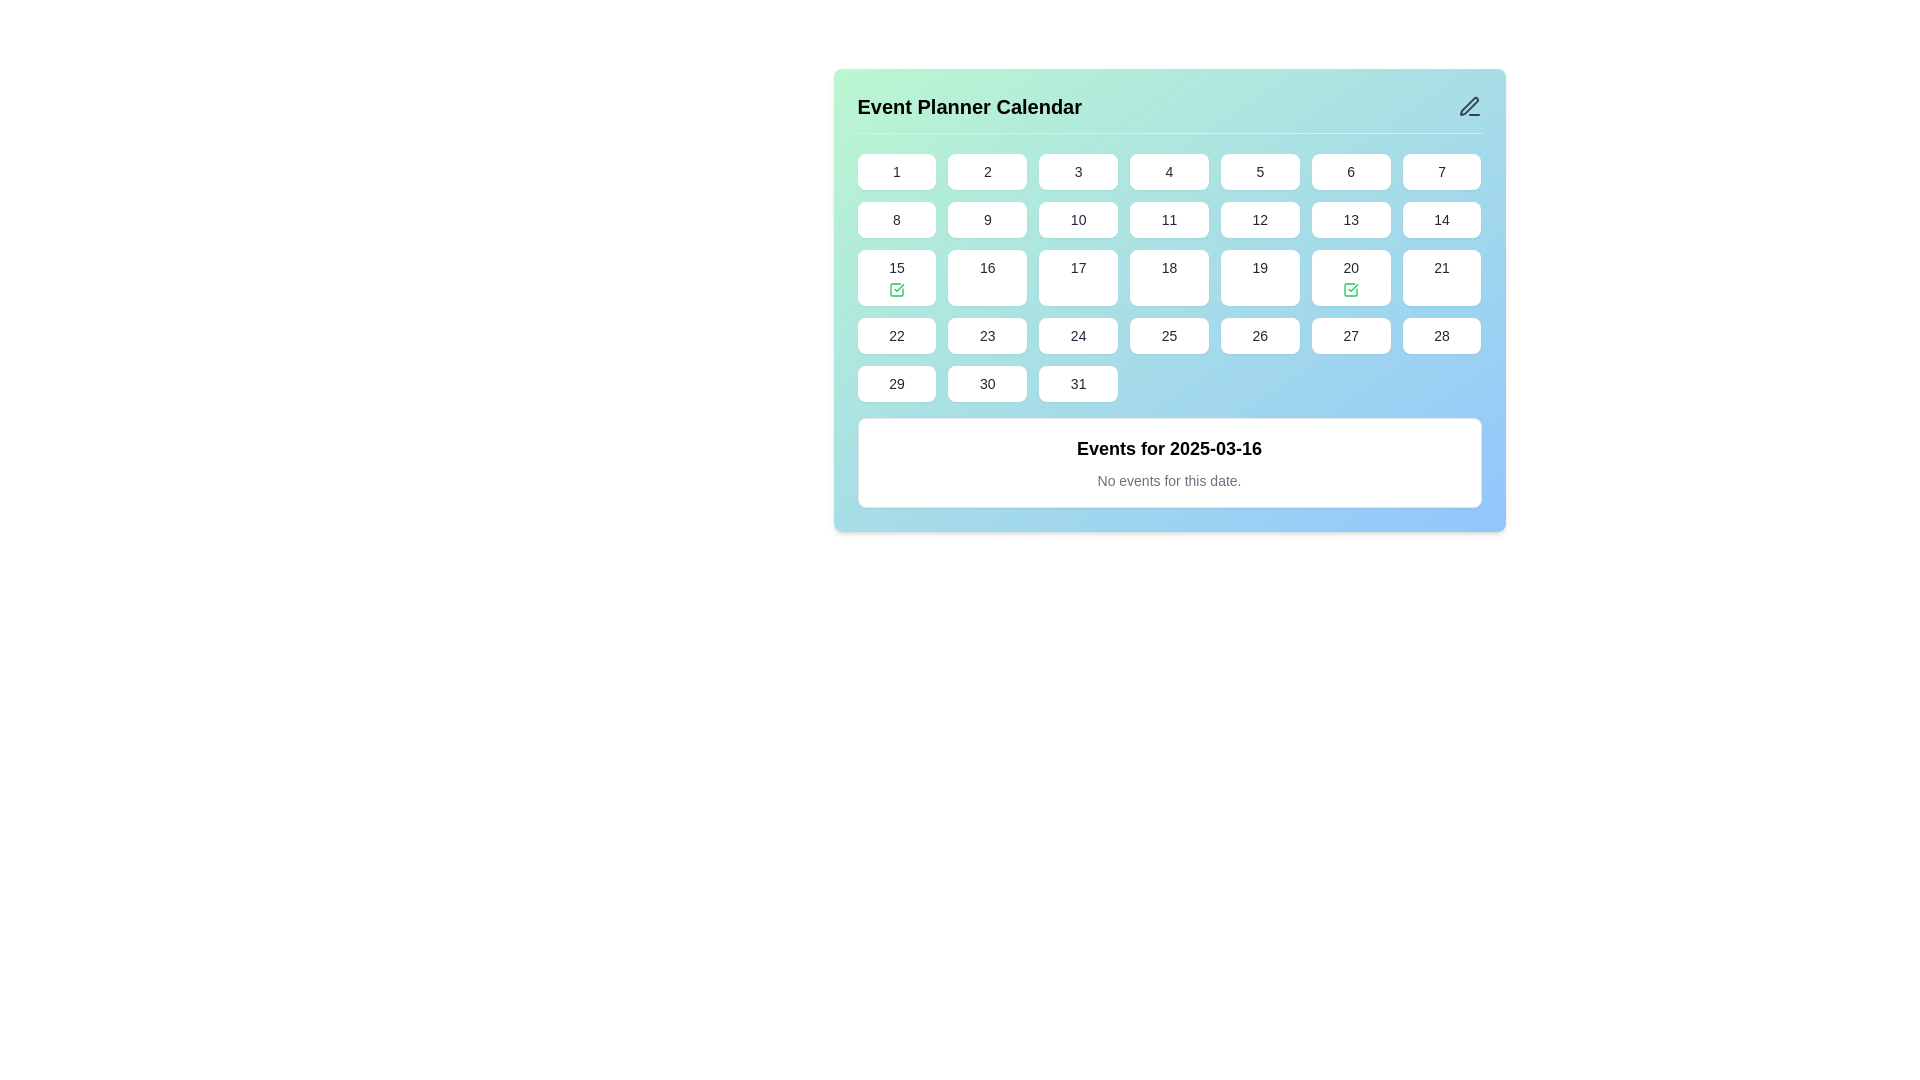 This screenshot has width=1920, height=1080. I want to click on the Informational Section that contains the header 'Events for 2025-03-16' and the text 'No events for this date.', so click(1169, 462).